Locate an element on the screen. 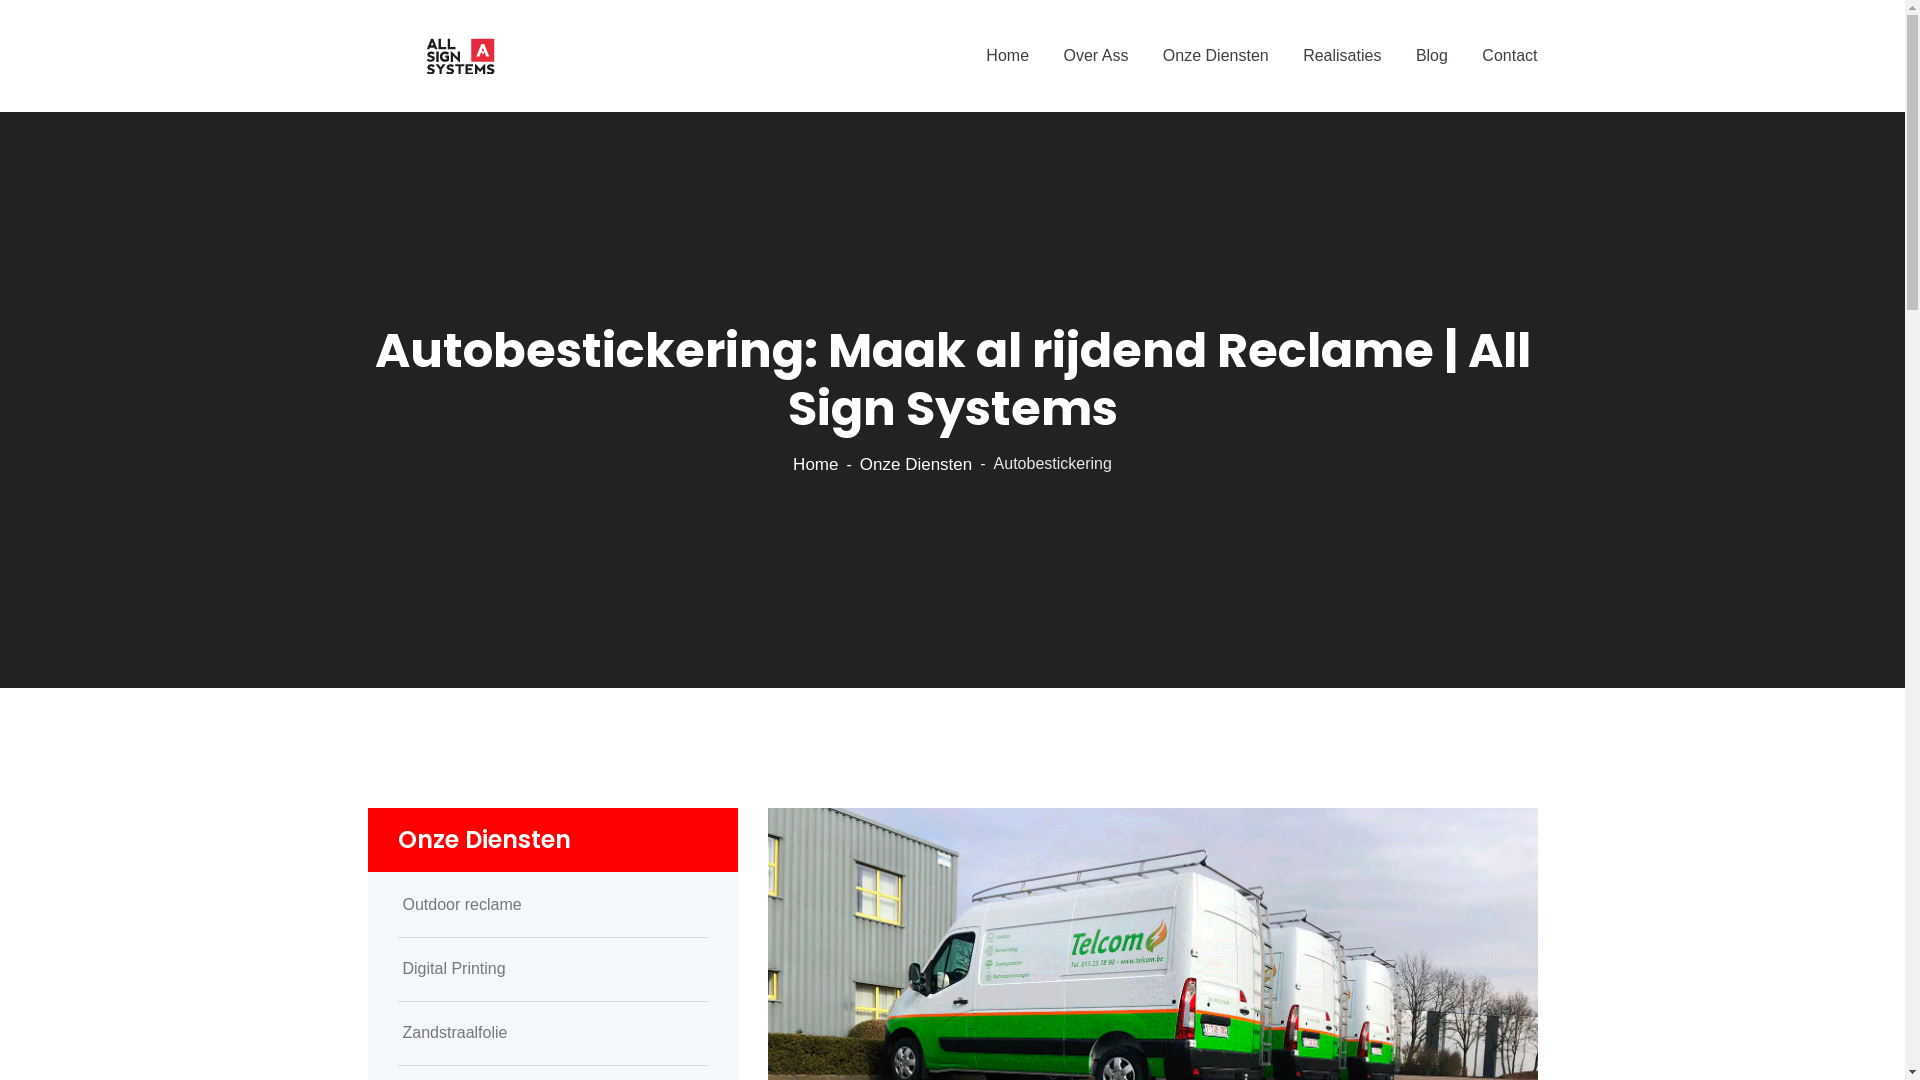 Image resolution: width=1920 pixels, height=1080 pixels. 'Onze Diensten' is located at coordinates (859, 464).